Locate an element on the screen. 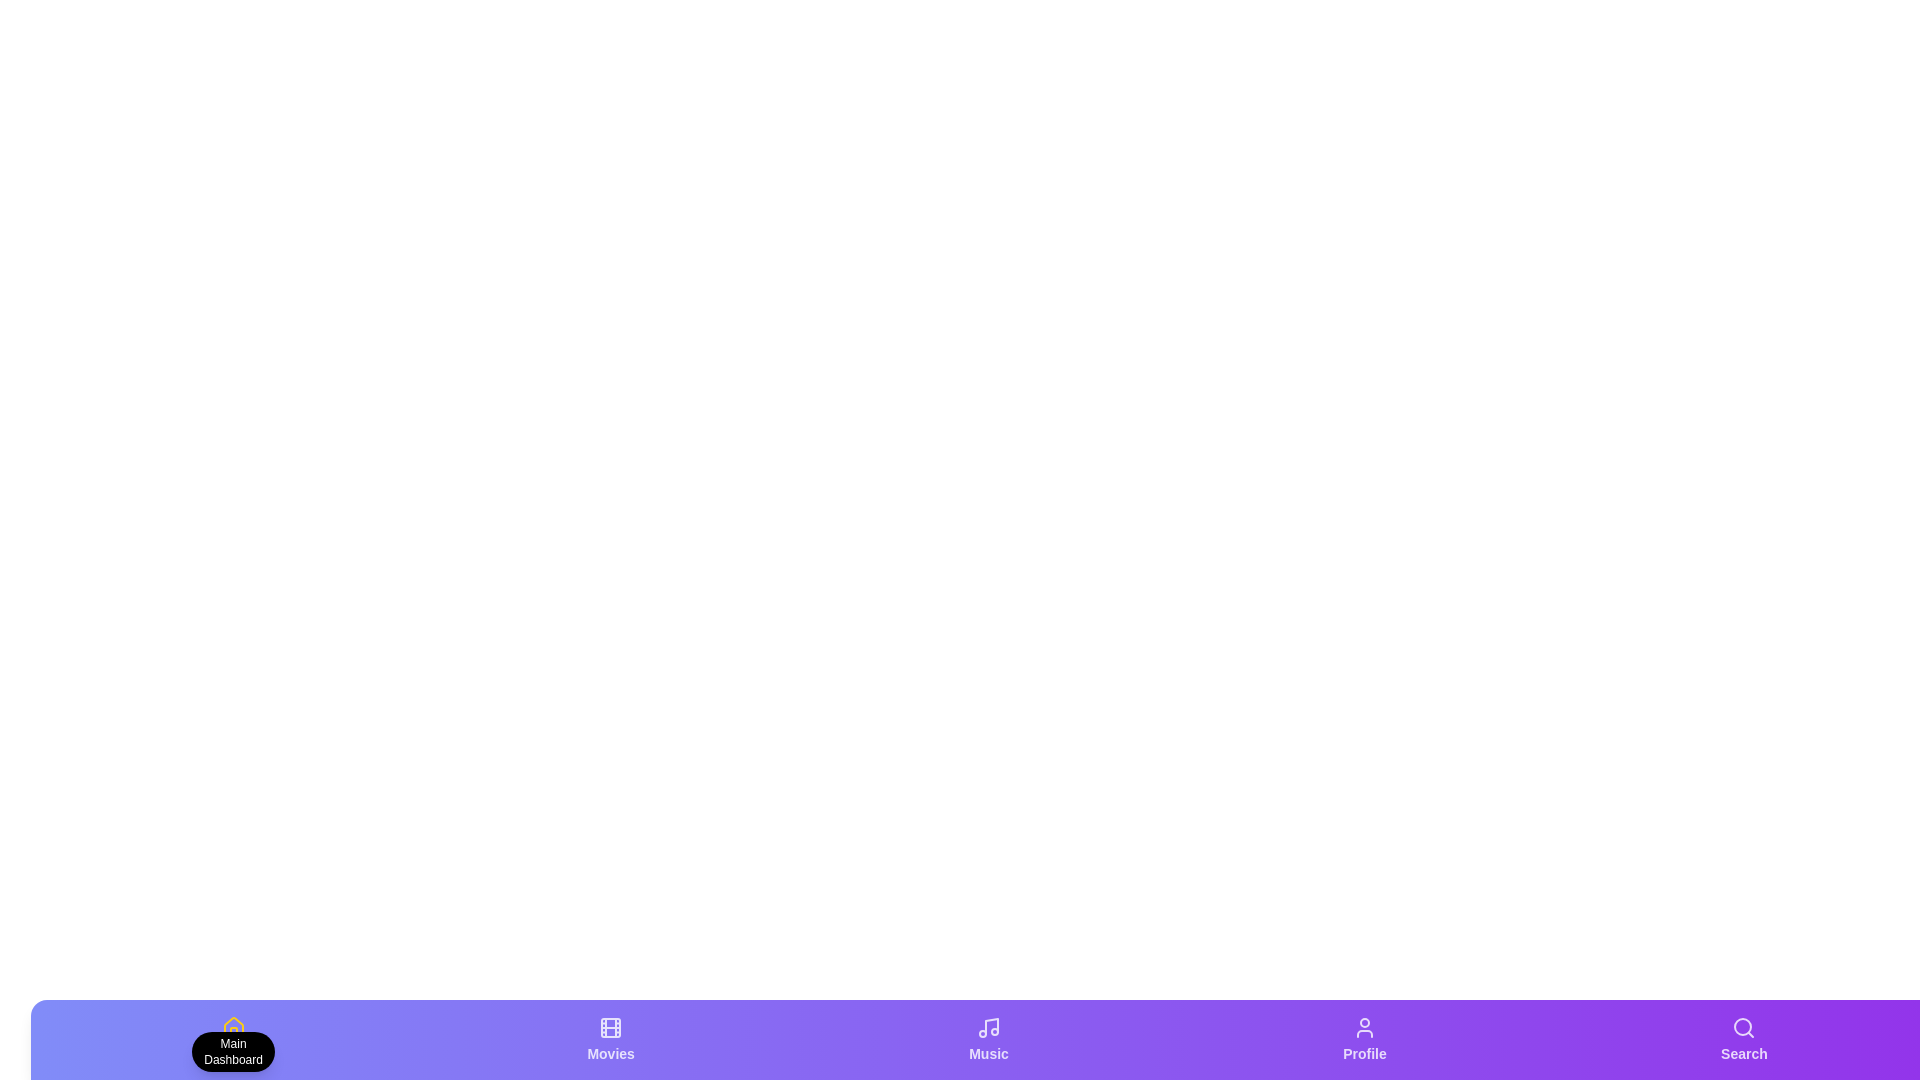 The width and height of the screenshot is (1920, 1080). the tab labeled 'Movies' to view its description tooltip is located at coordinates (610, 1039).